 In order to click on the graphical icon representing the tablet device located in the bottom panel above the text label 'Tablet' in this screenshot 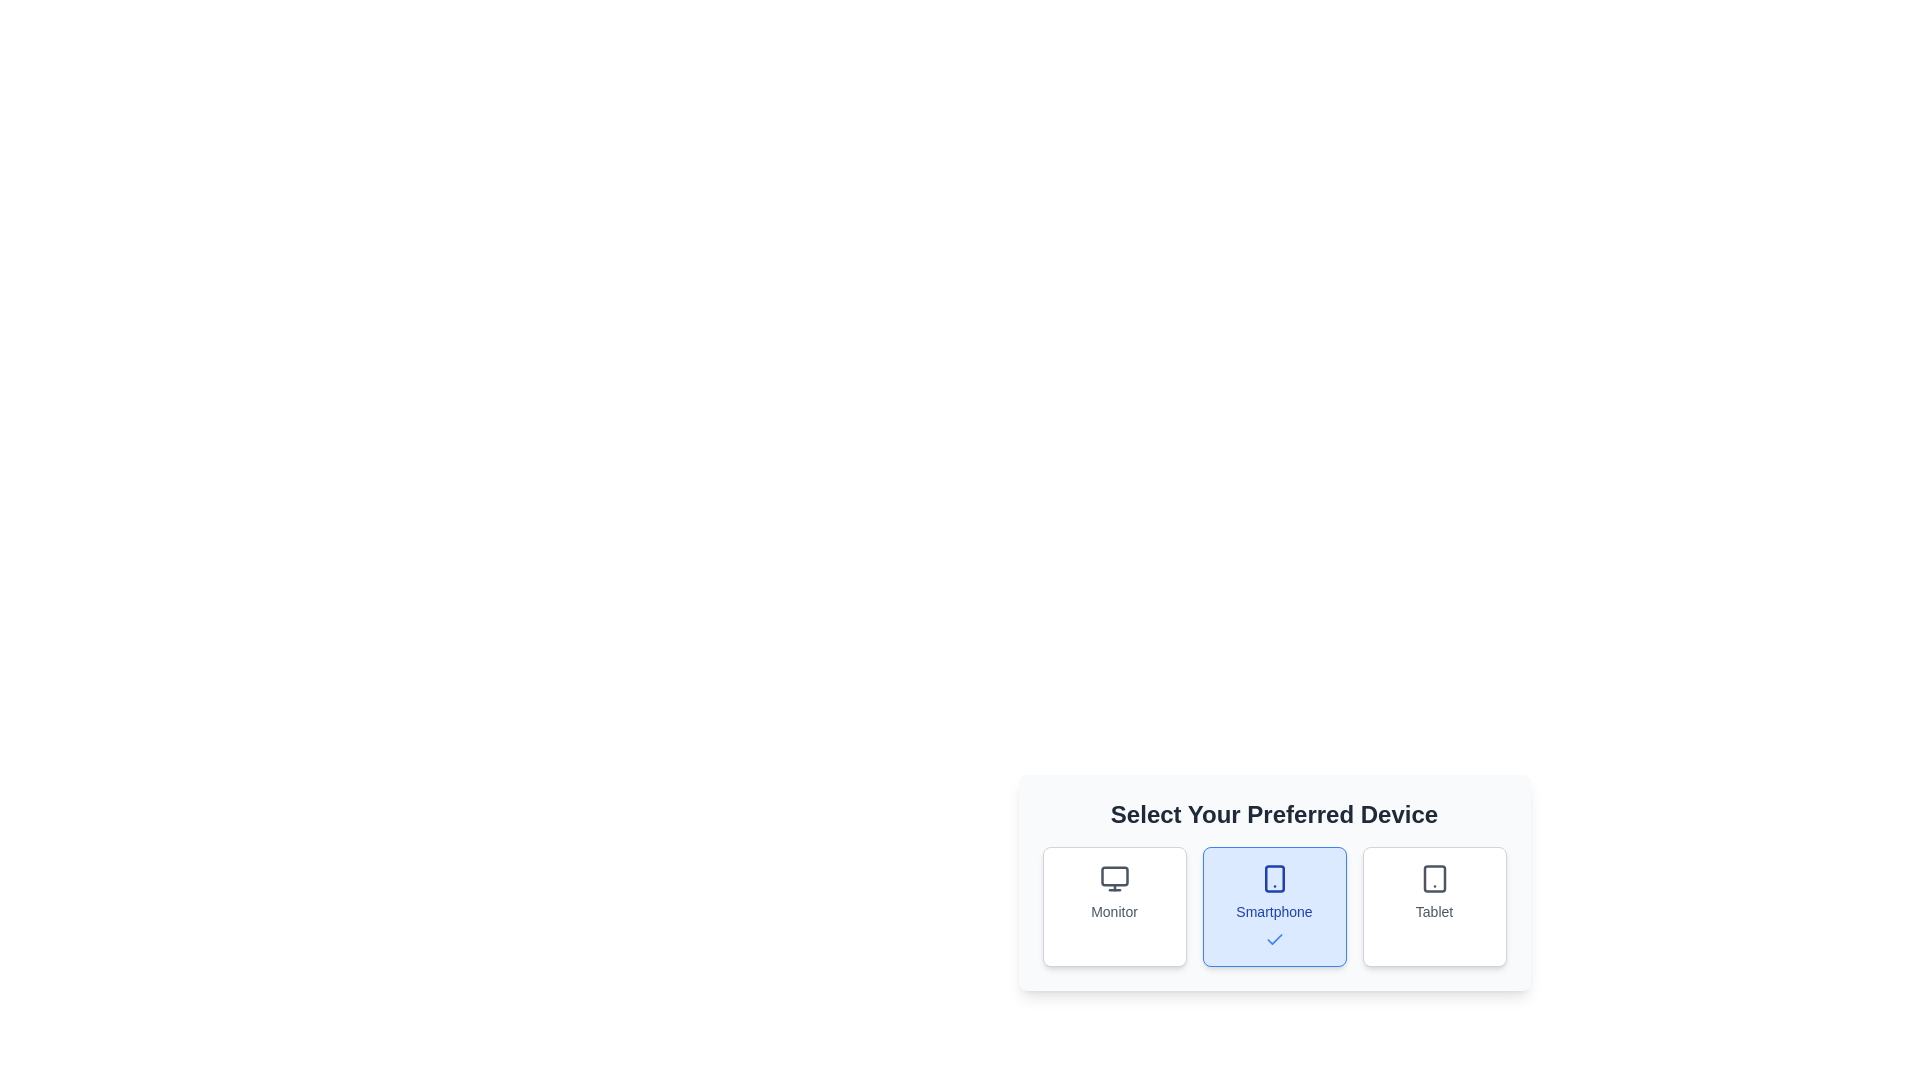, I will do `click(1433, 878)`.